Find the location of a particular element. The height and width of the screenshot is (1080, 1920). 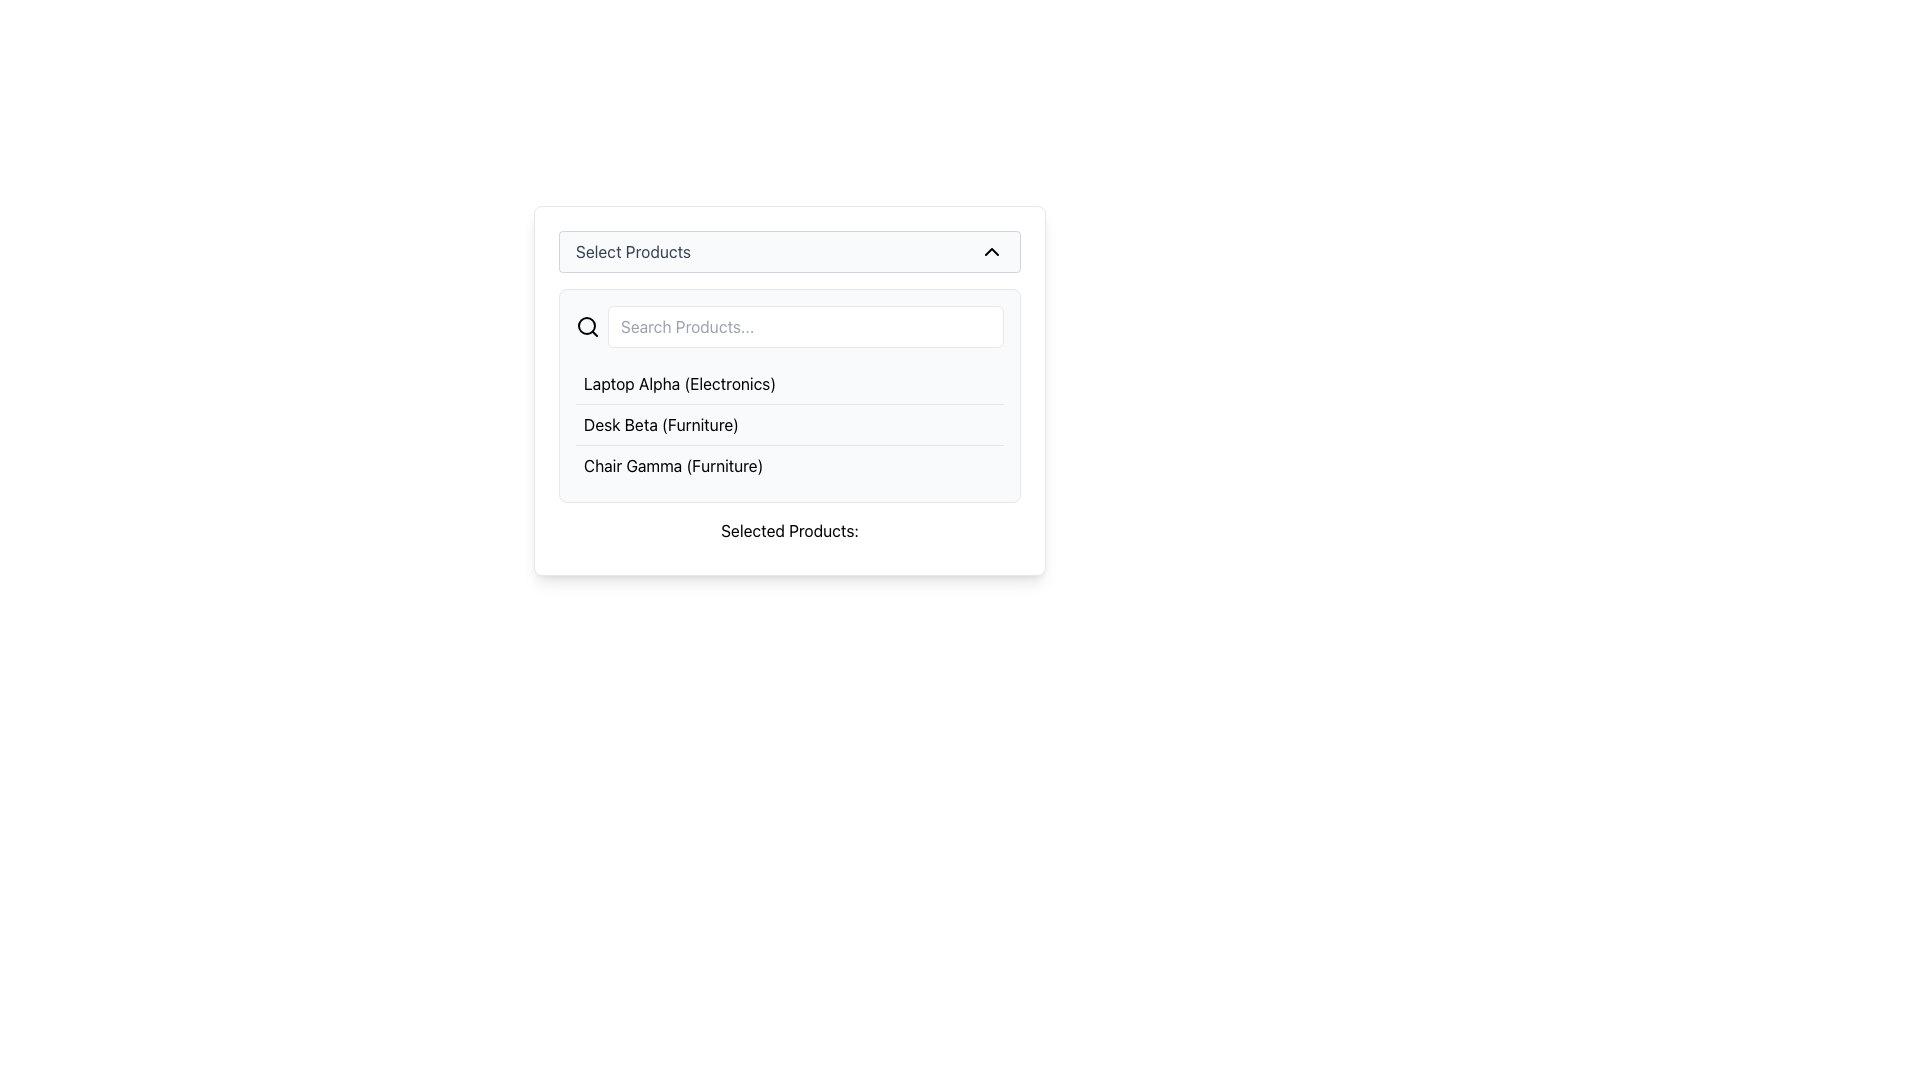

the text label displaying 'Desk Beta (Furniture)' is located at coordinates (661, 423).